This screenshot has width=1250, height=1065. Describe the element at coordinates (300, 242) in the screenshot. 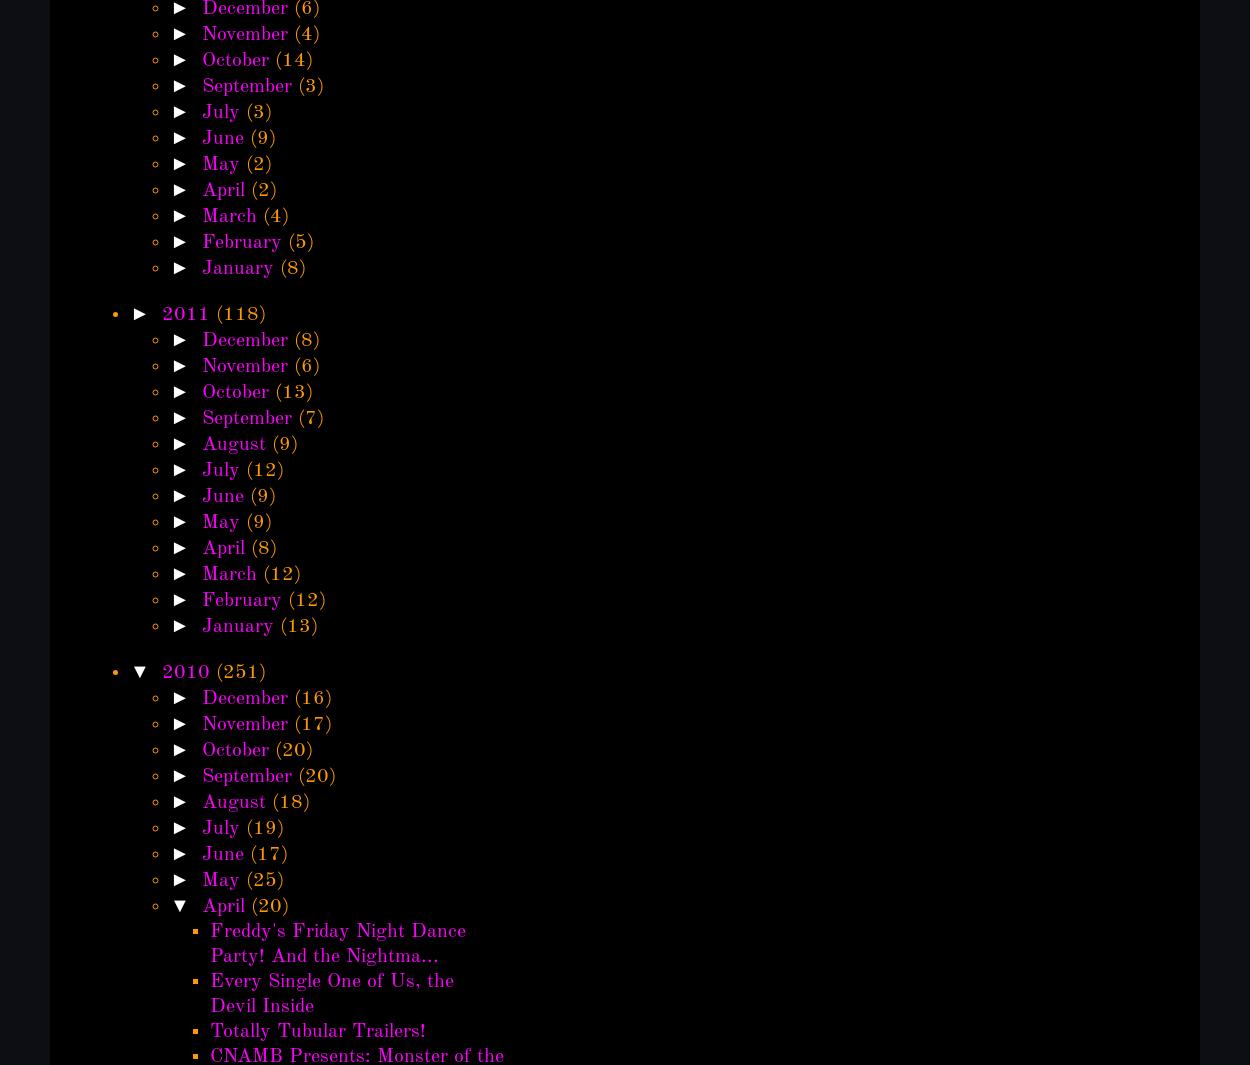

I see `'(5)'` at that location.